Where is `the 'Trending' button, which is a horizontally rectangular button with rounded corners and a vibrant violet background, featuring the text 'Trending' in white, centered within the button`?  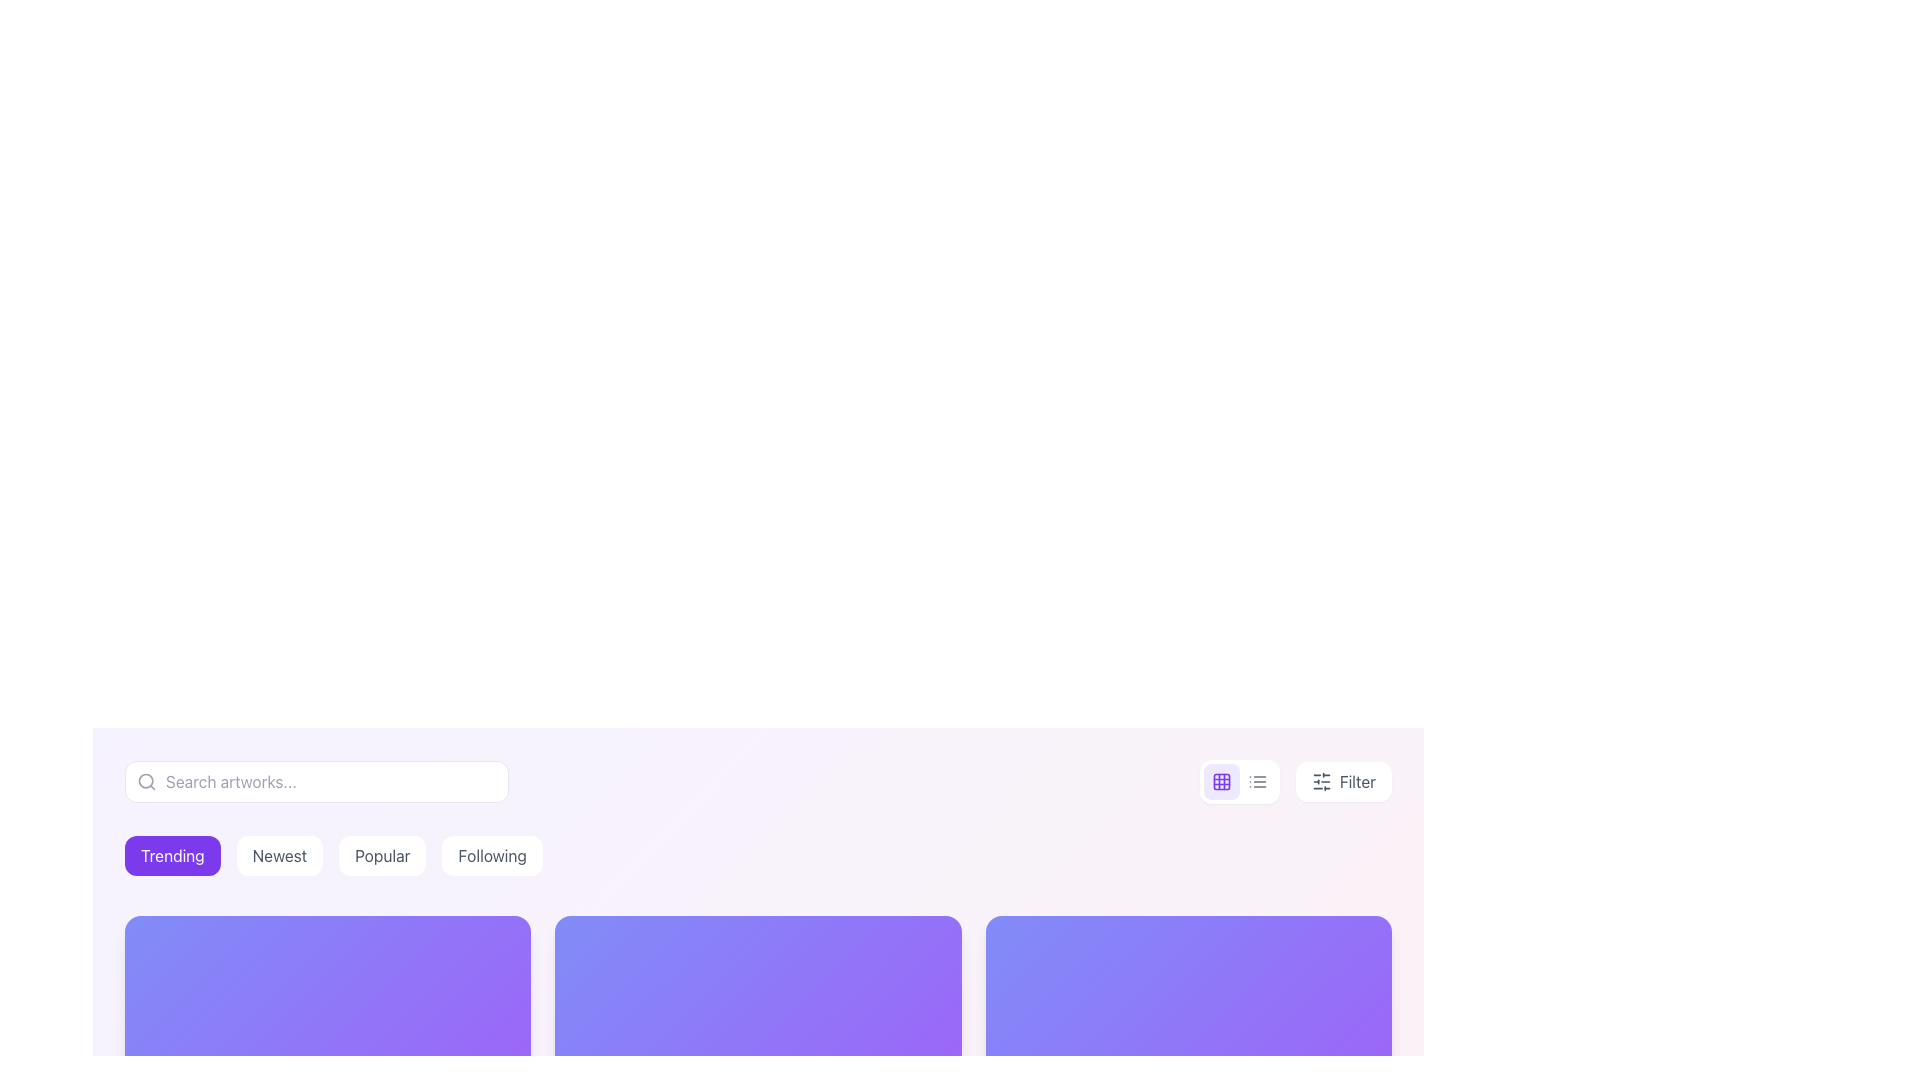 the 'Trending' button, which is a horizontally rectangular button with rounded corners and a vibrant violet background, featuring the text 'Trending' in white, centered within the button is located at coordinates (172, 855).